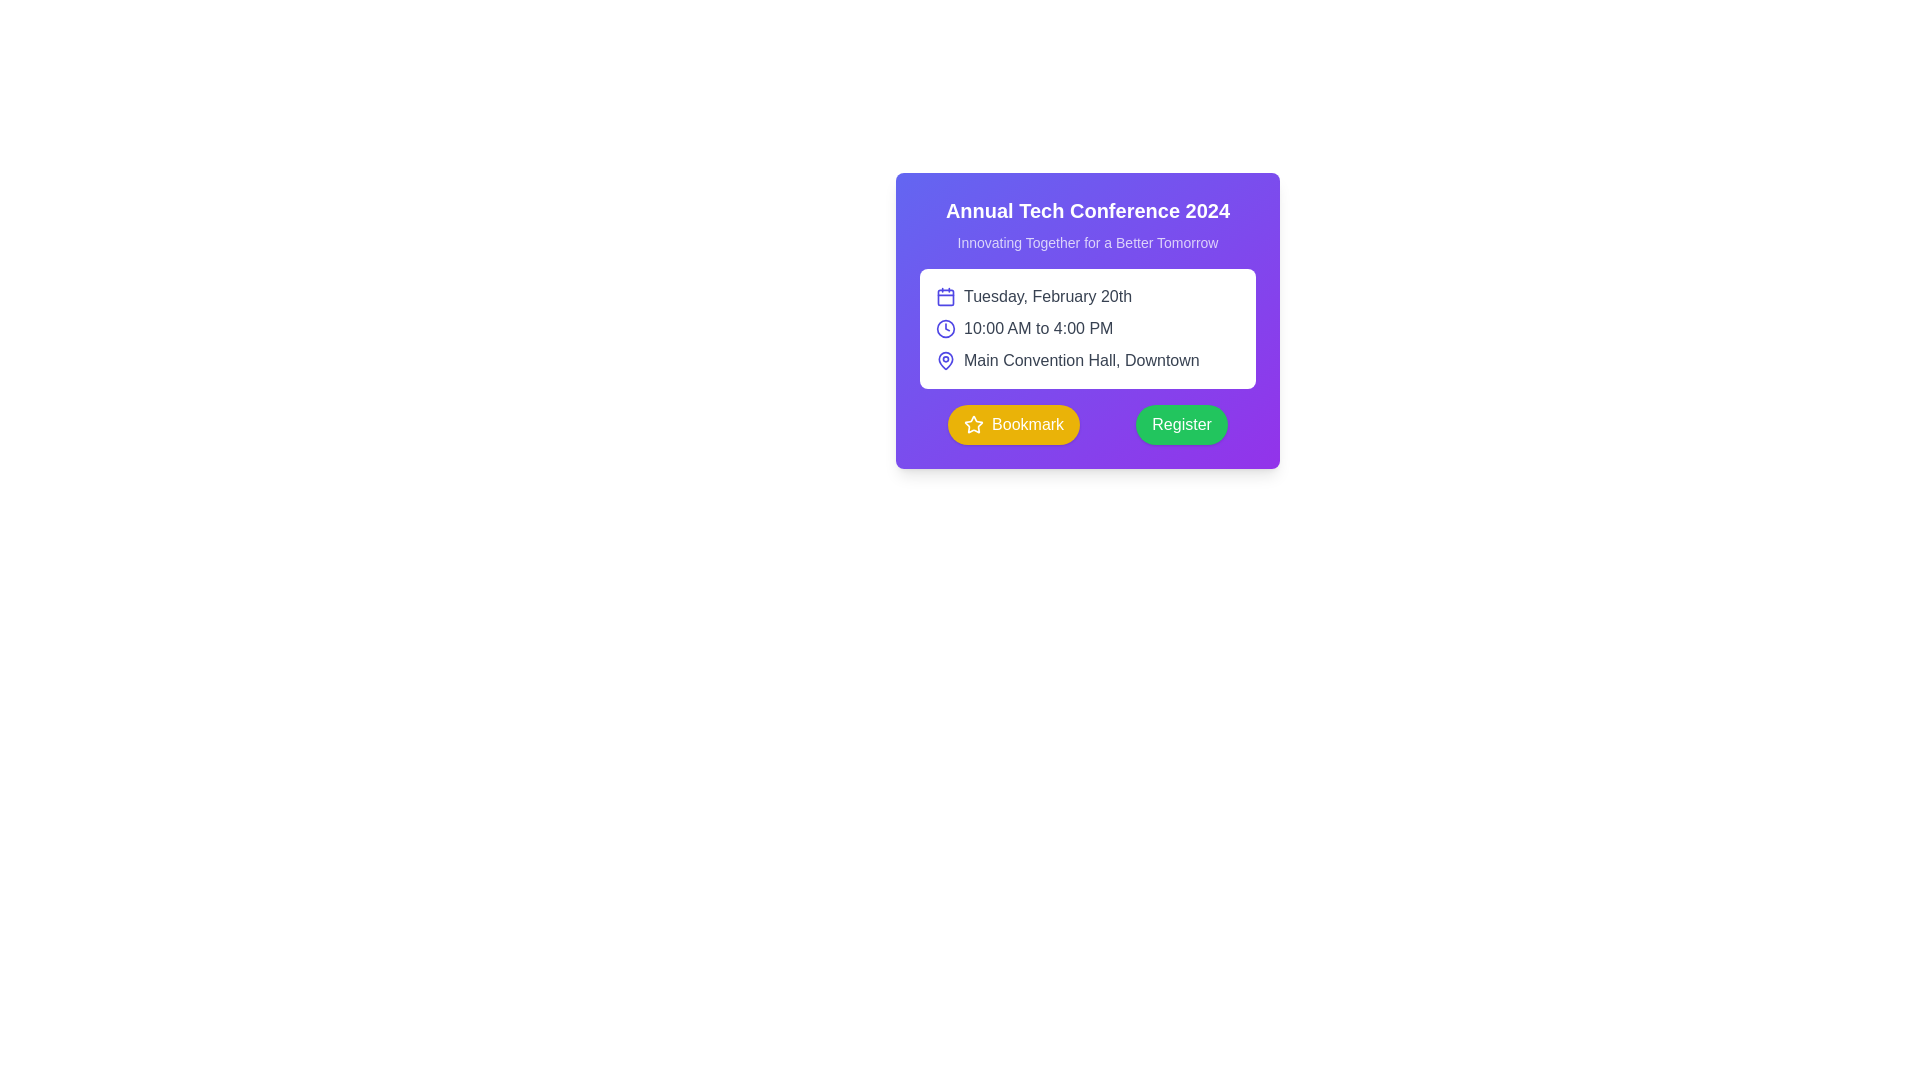 The image size is (1920, 1080). I want to click on the SVG circle element of the clock icon located in the second row of the description card, which is slightly to the left of the time information '10:00 AM to 4:00 PM', so click(944, 327).